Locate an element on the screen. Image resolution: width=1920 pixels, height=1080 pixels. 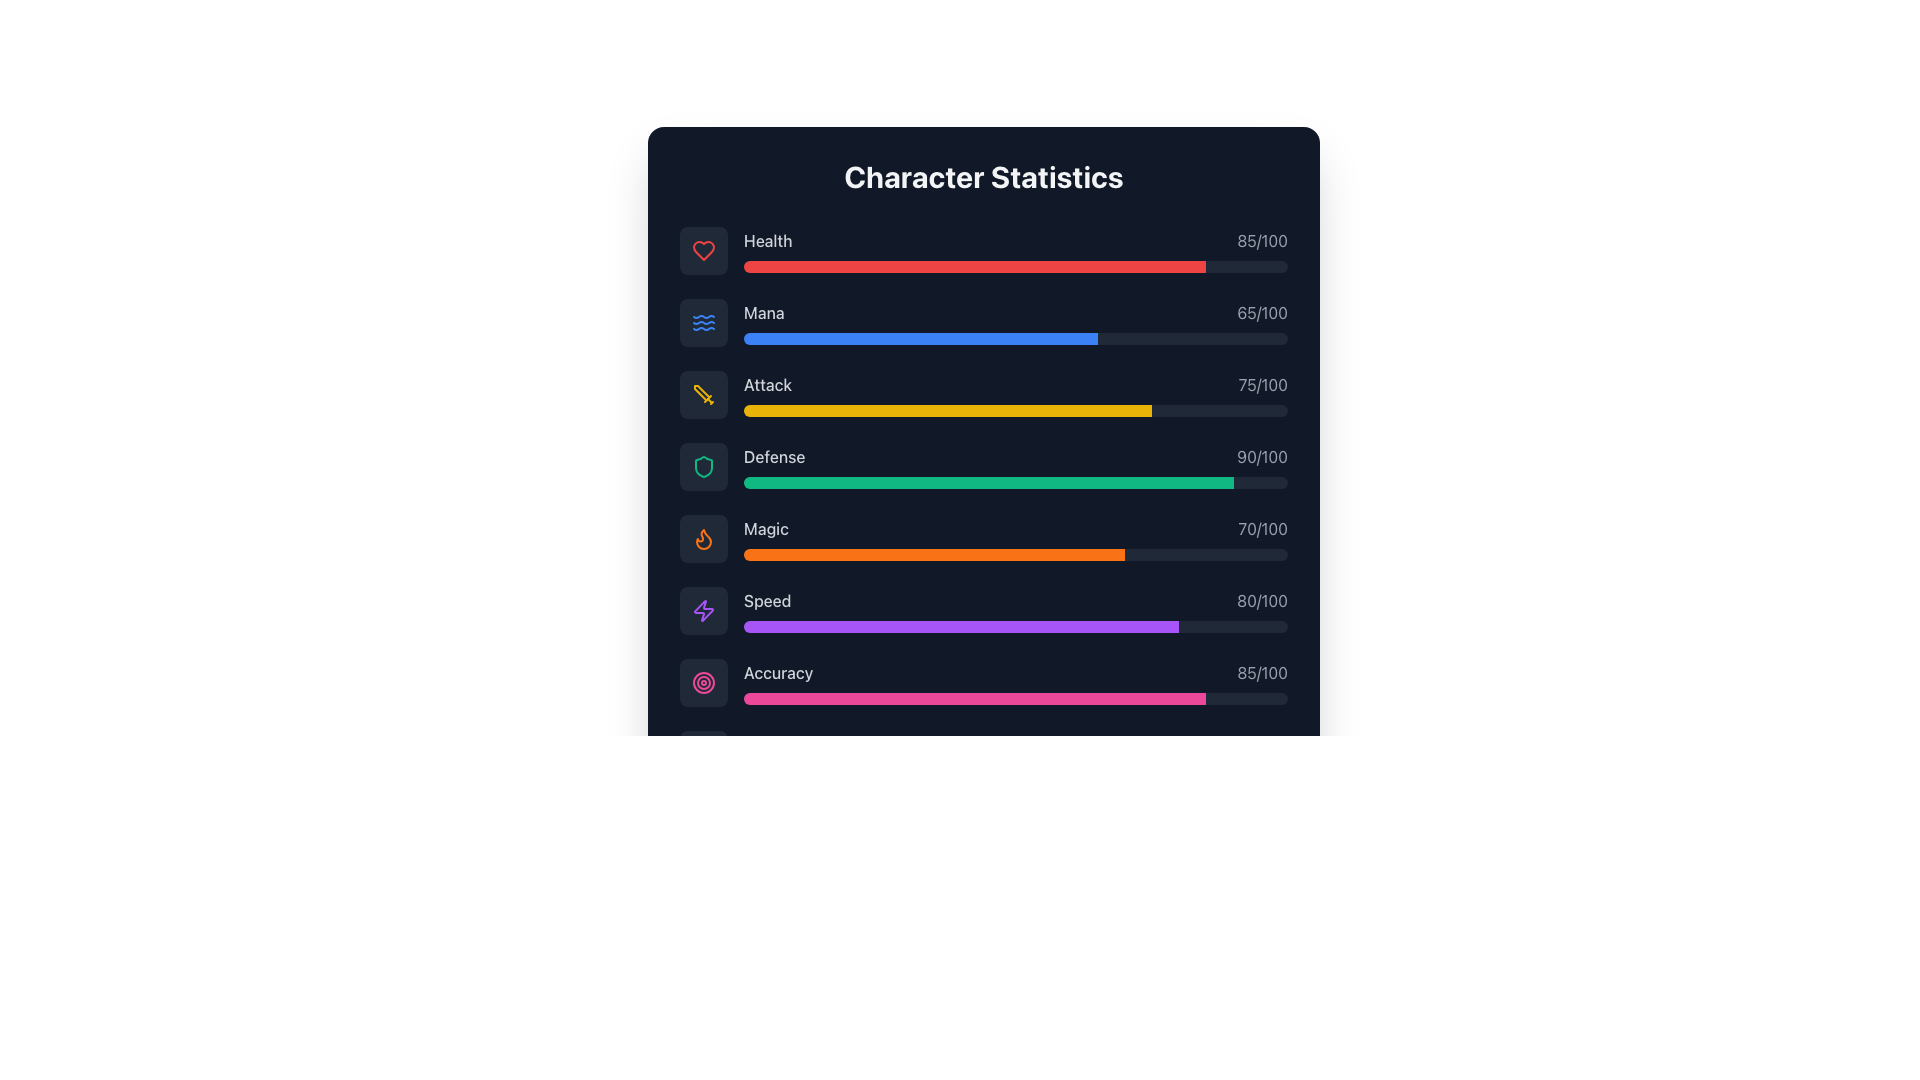
the first icon button in the statistics row, which visually indicates the 'Mana' statistic, located to the left of the 'Mana 65/100' label is located at coordinates (704, 322).